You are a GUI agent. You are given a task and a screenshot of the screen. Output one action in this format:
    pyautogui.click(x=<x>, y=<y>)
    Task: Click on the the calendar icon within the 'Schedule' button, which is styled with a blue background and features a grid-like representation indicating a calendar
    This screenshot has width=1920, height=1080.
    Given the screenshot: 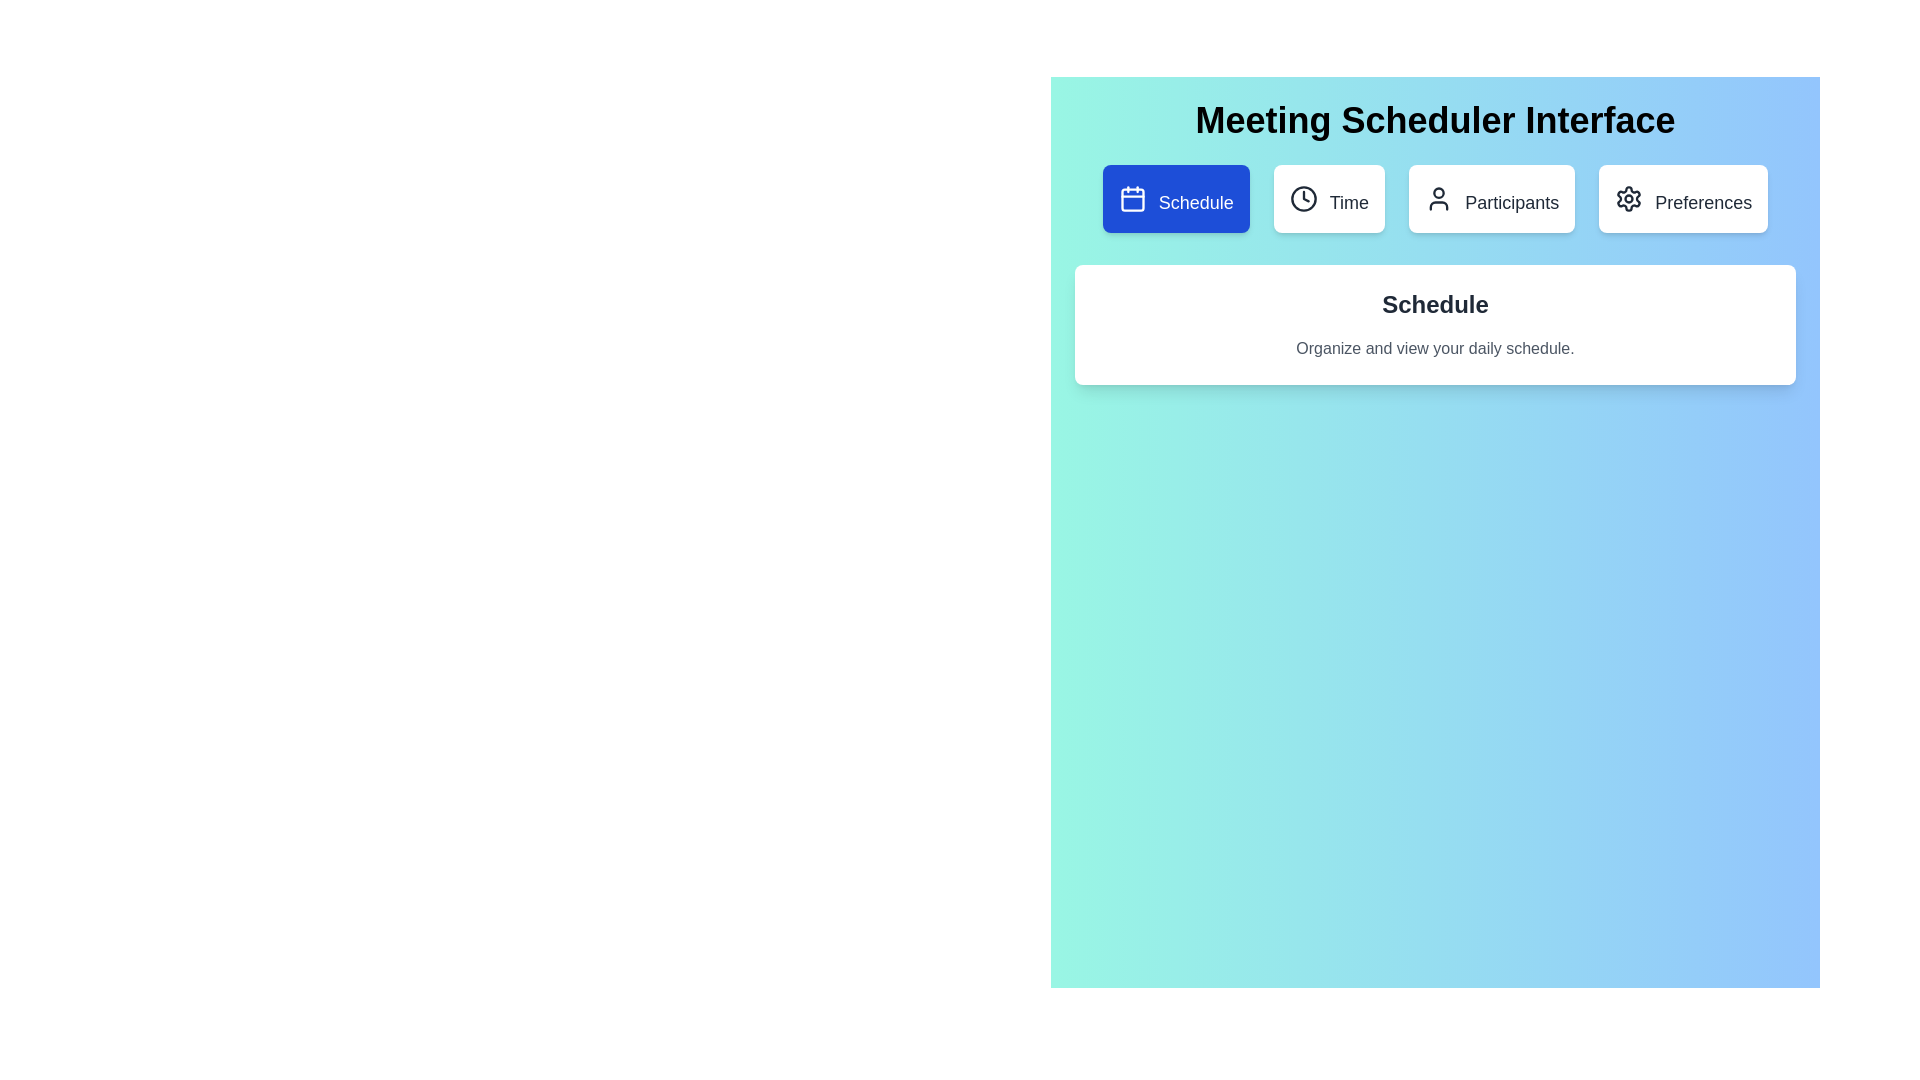 What is the action you would take?
    pyautogui.click(x=1132, y=199)
    